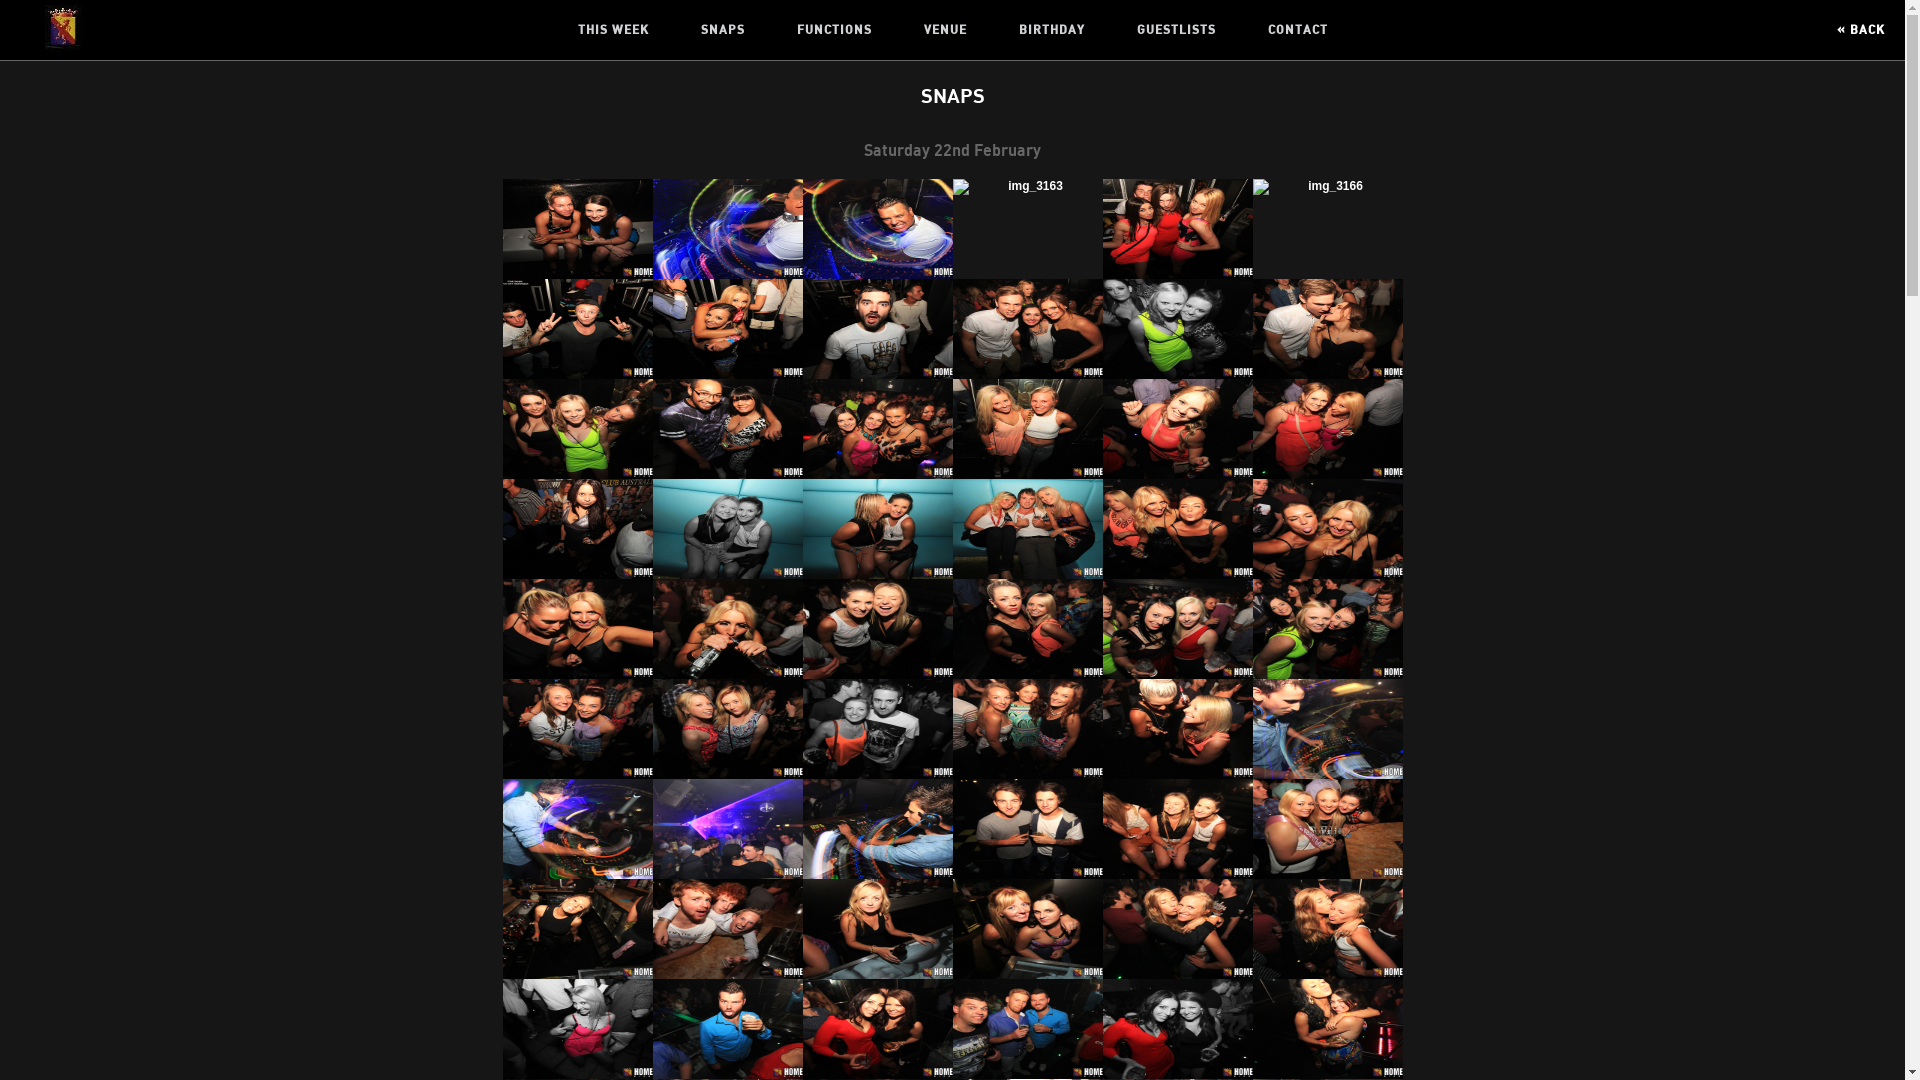  I want to click on ' ', so click(877, 427).